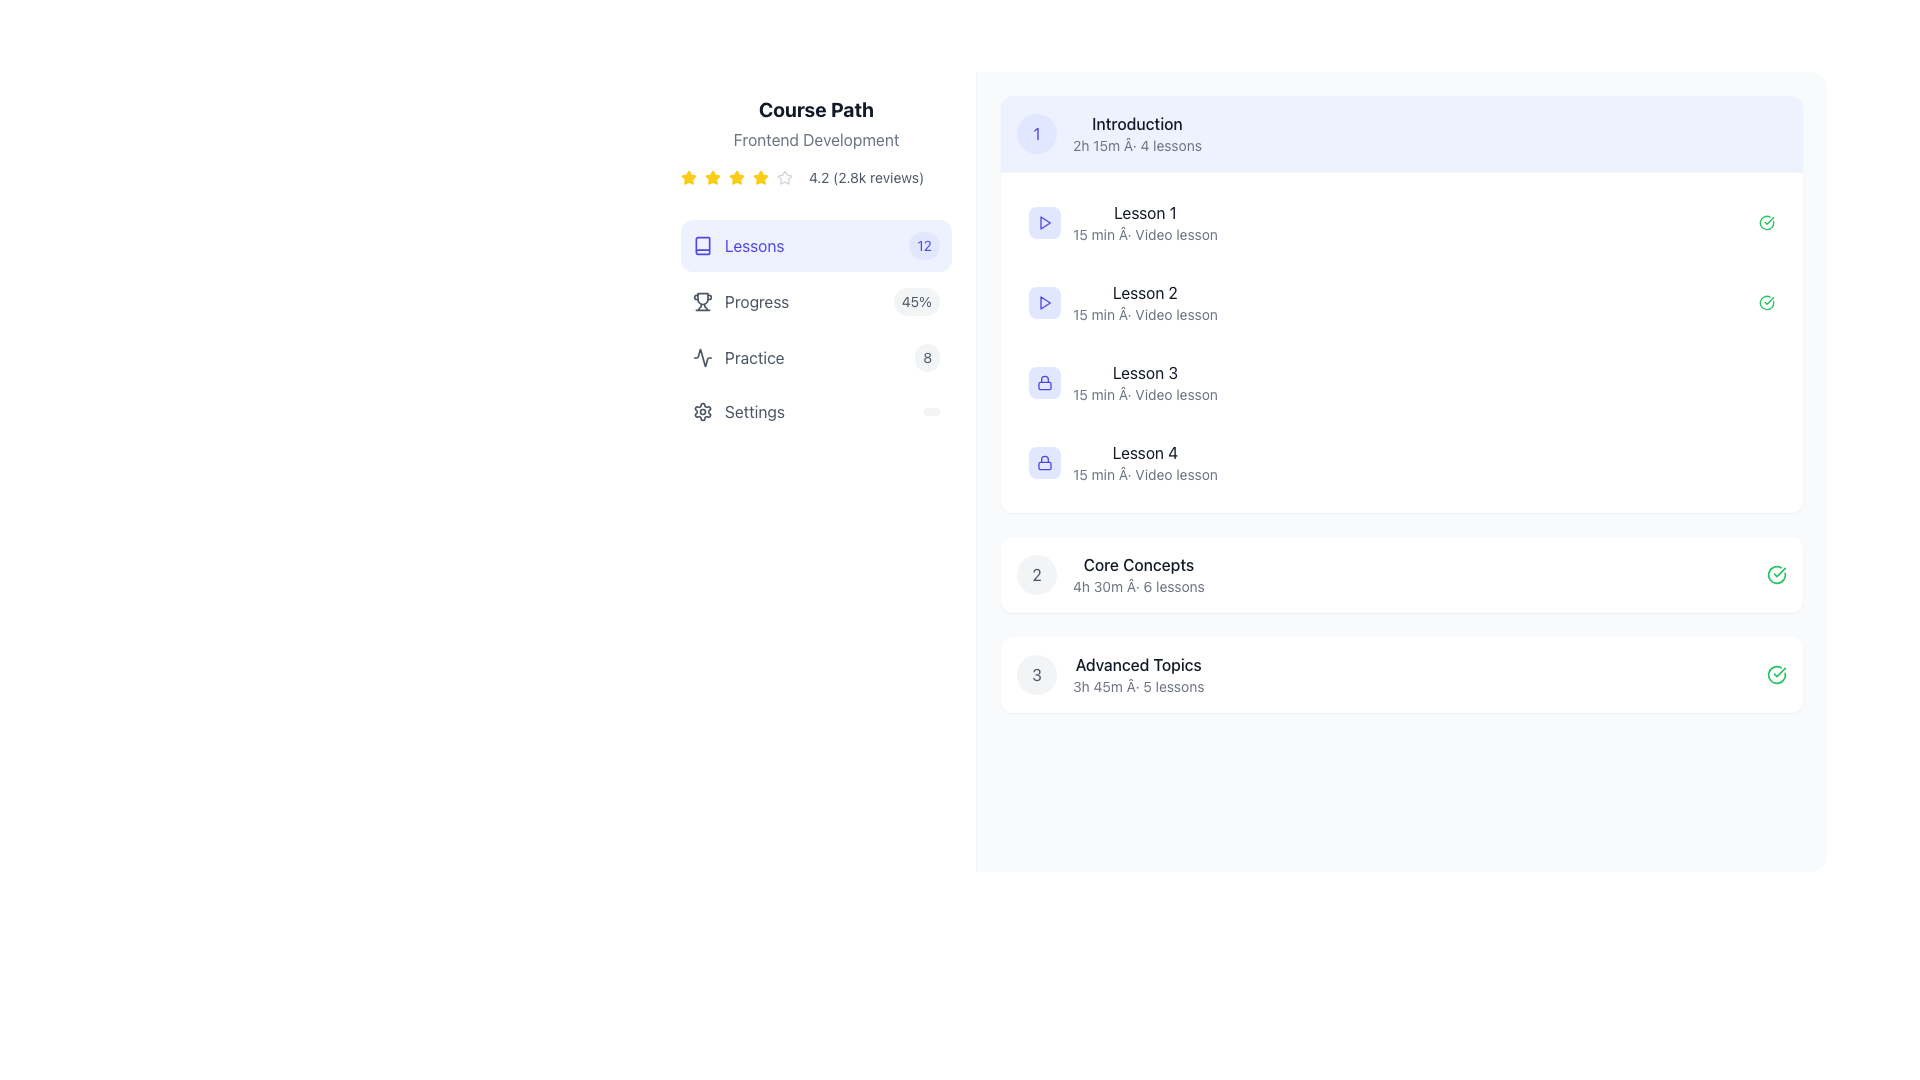 This screenshot has height=1080, width=1920. I want to click on the fourth star icon in the rating system, so click(760, 176).